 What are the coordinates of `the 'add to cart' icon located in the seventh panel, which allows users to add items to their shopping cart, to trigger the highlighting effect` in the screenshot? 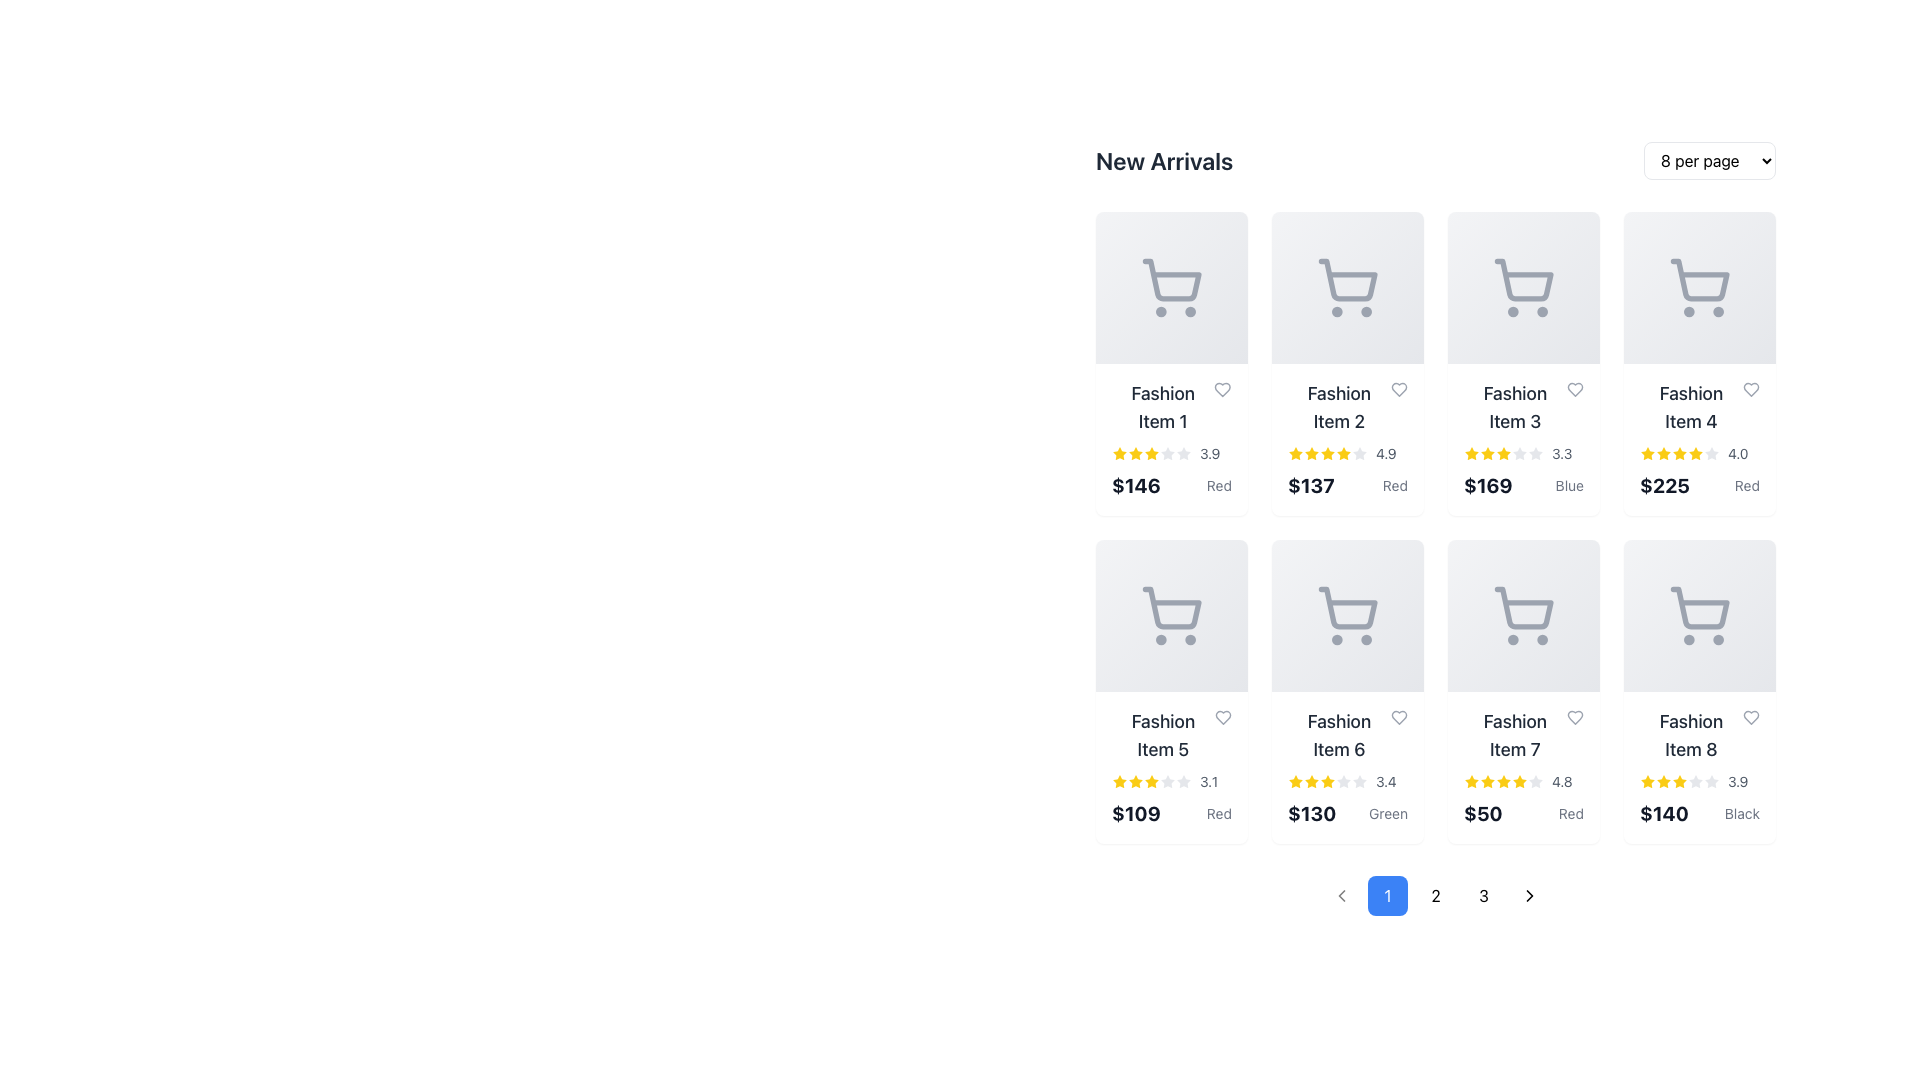 It's located at (1522, 615).